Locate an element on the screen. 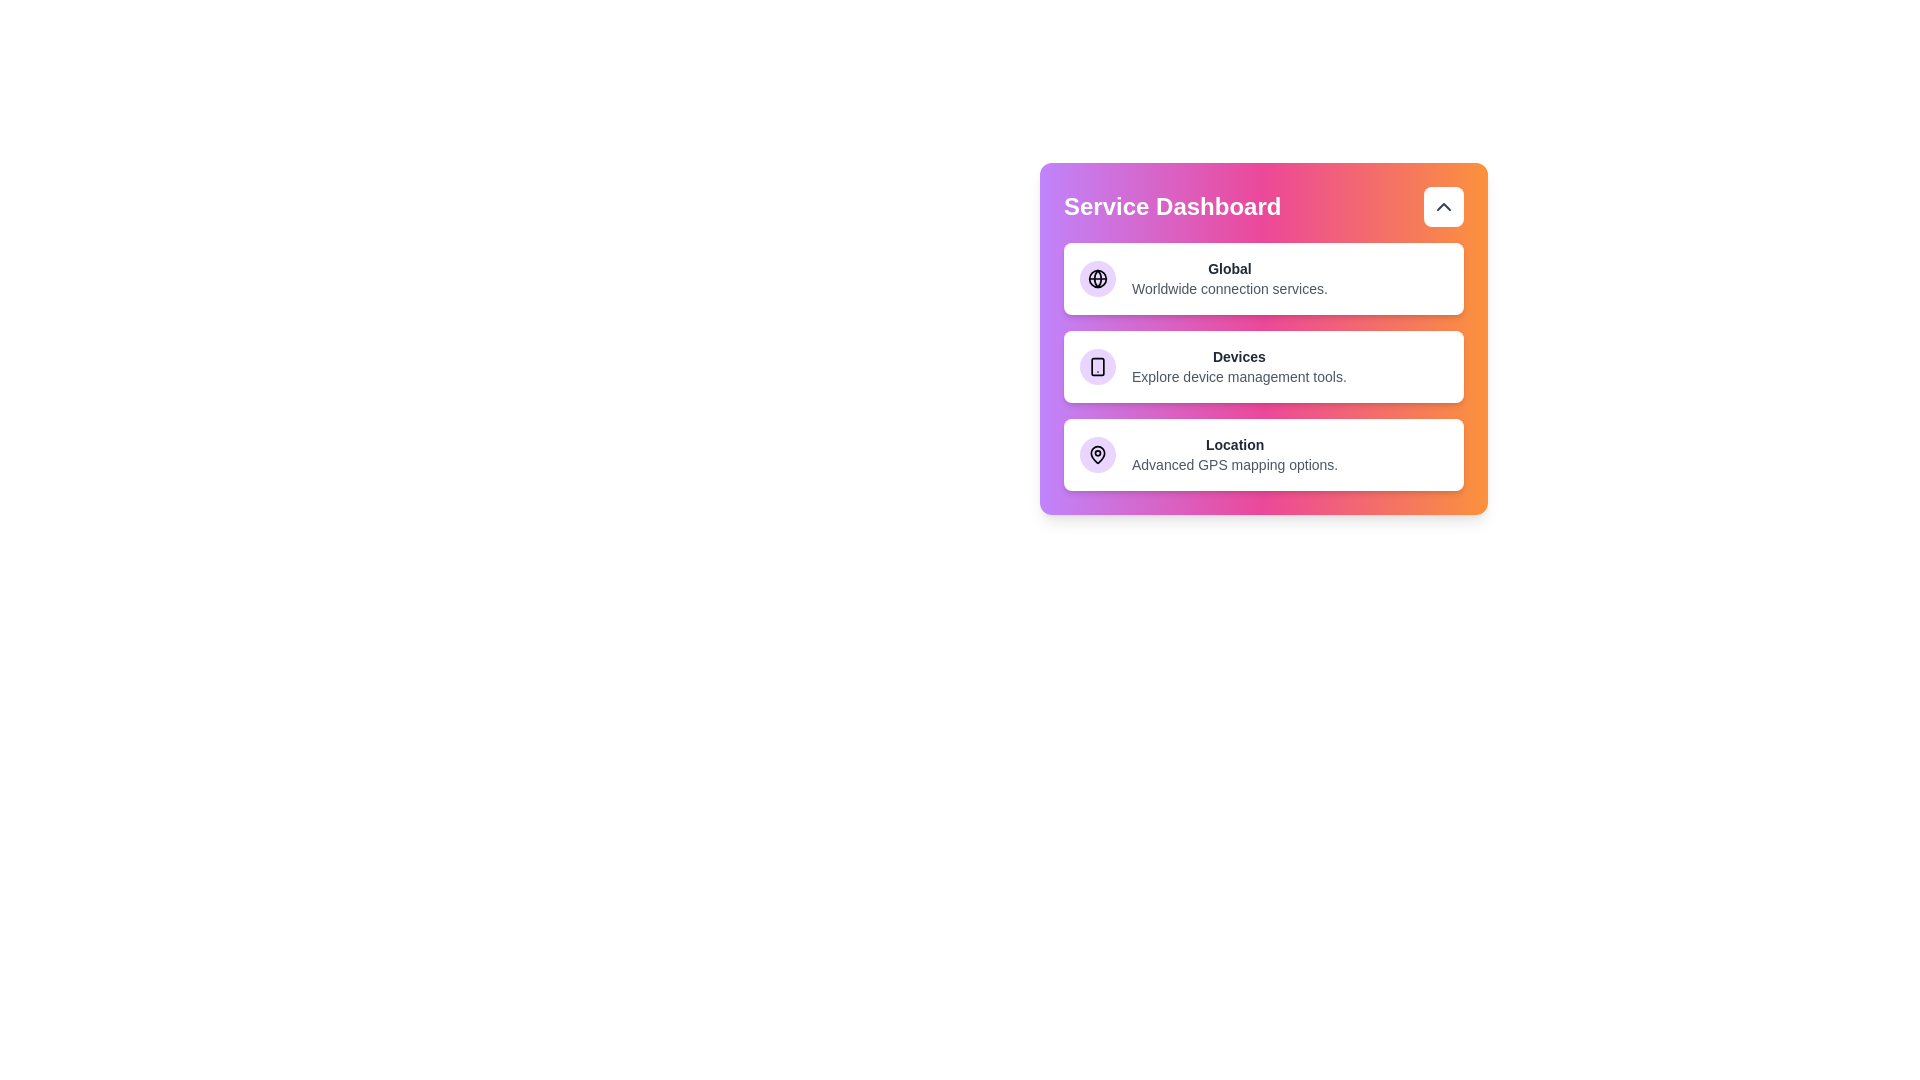 The image size is (1920, 1080). the service card labeled 'Global' to observe its hover effect is located at coordinates (1262, 278).